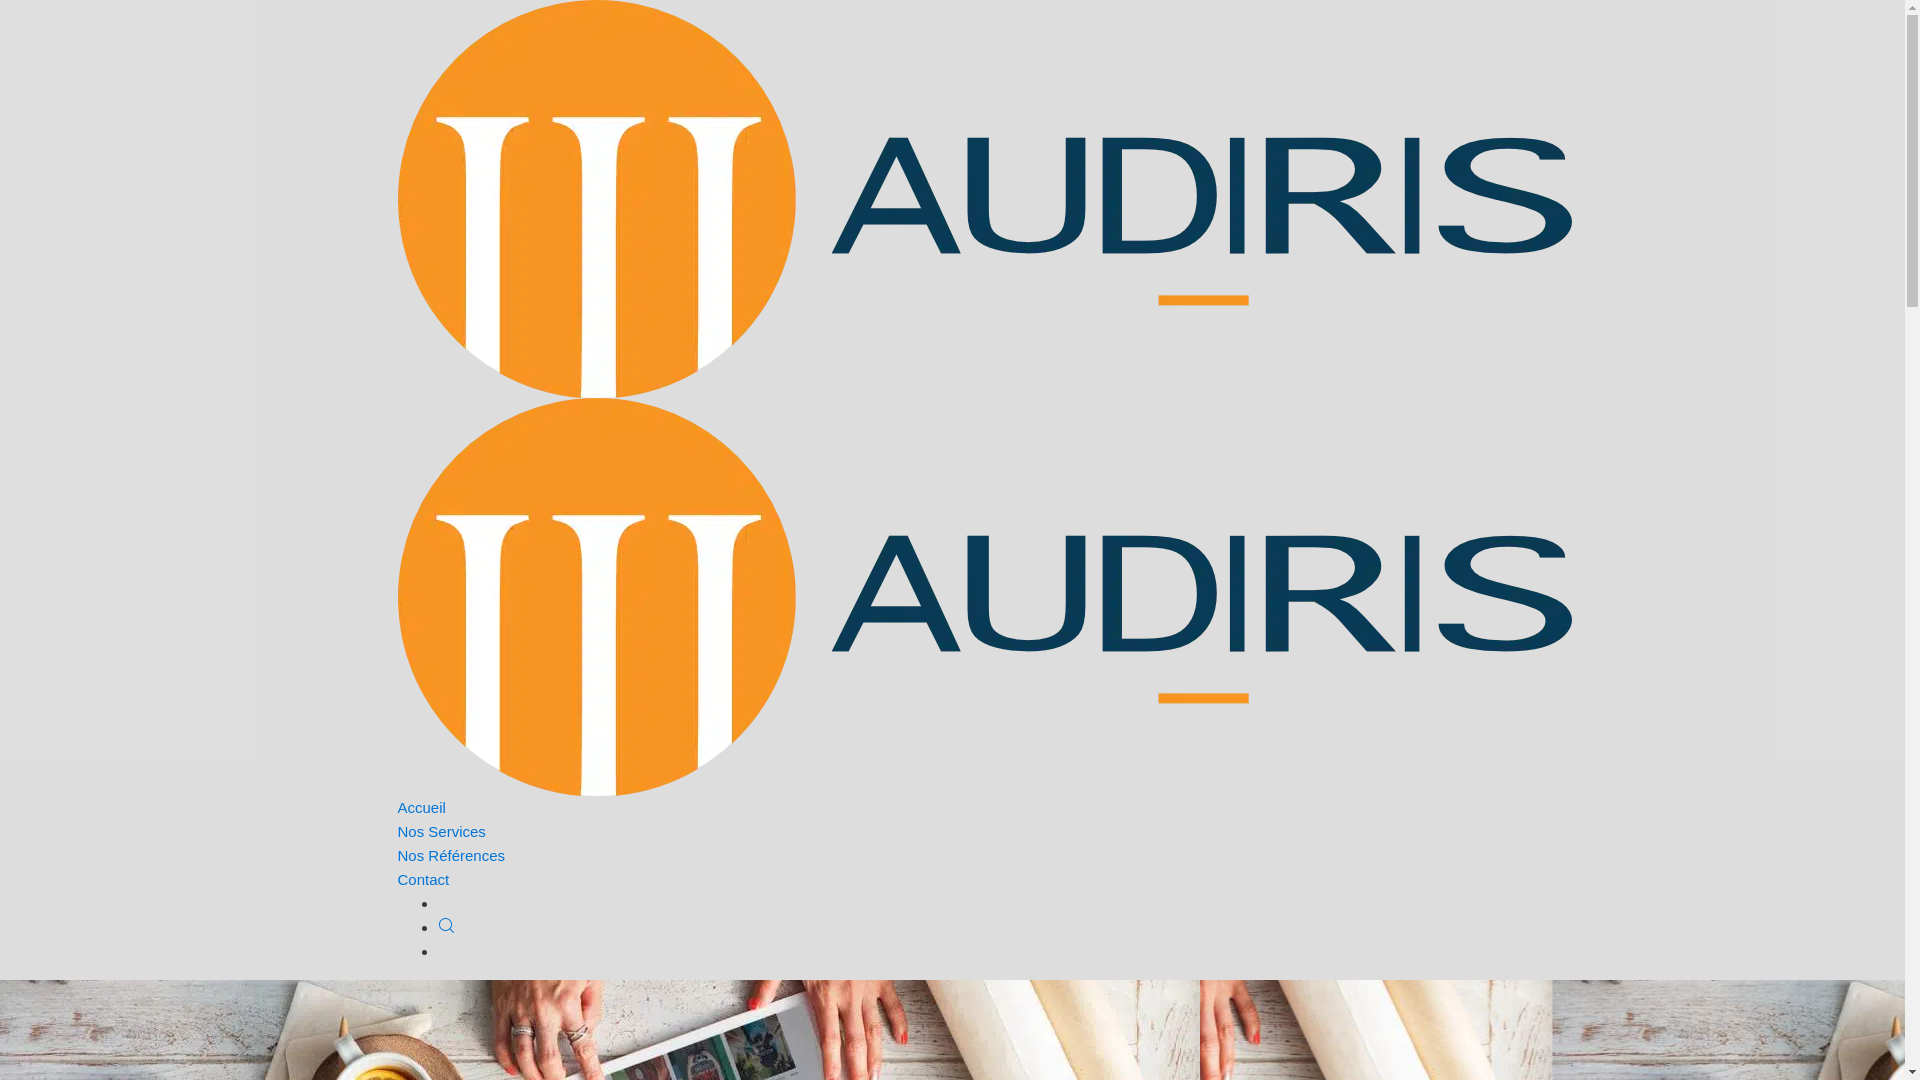 The width and height of the screenshot is (1920, 1080). I want to click on 'Accueil', so click(421, 806).